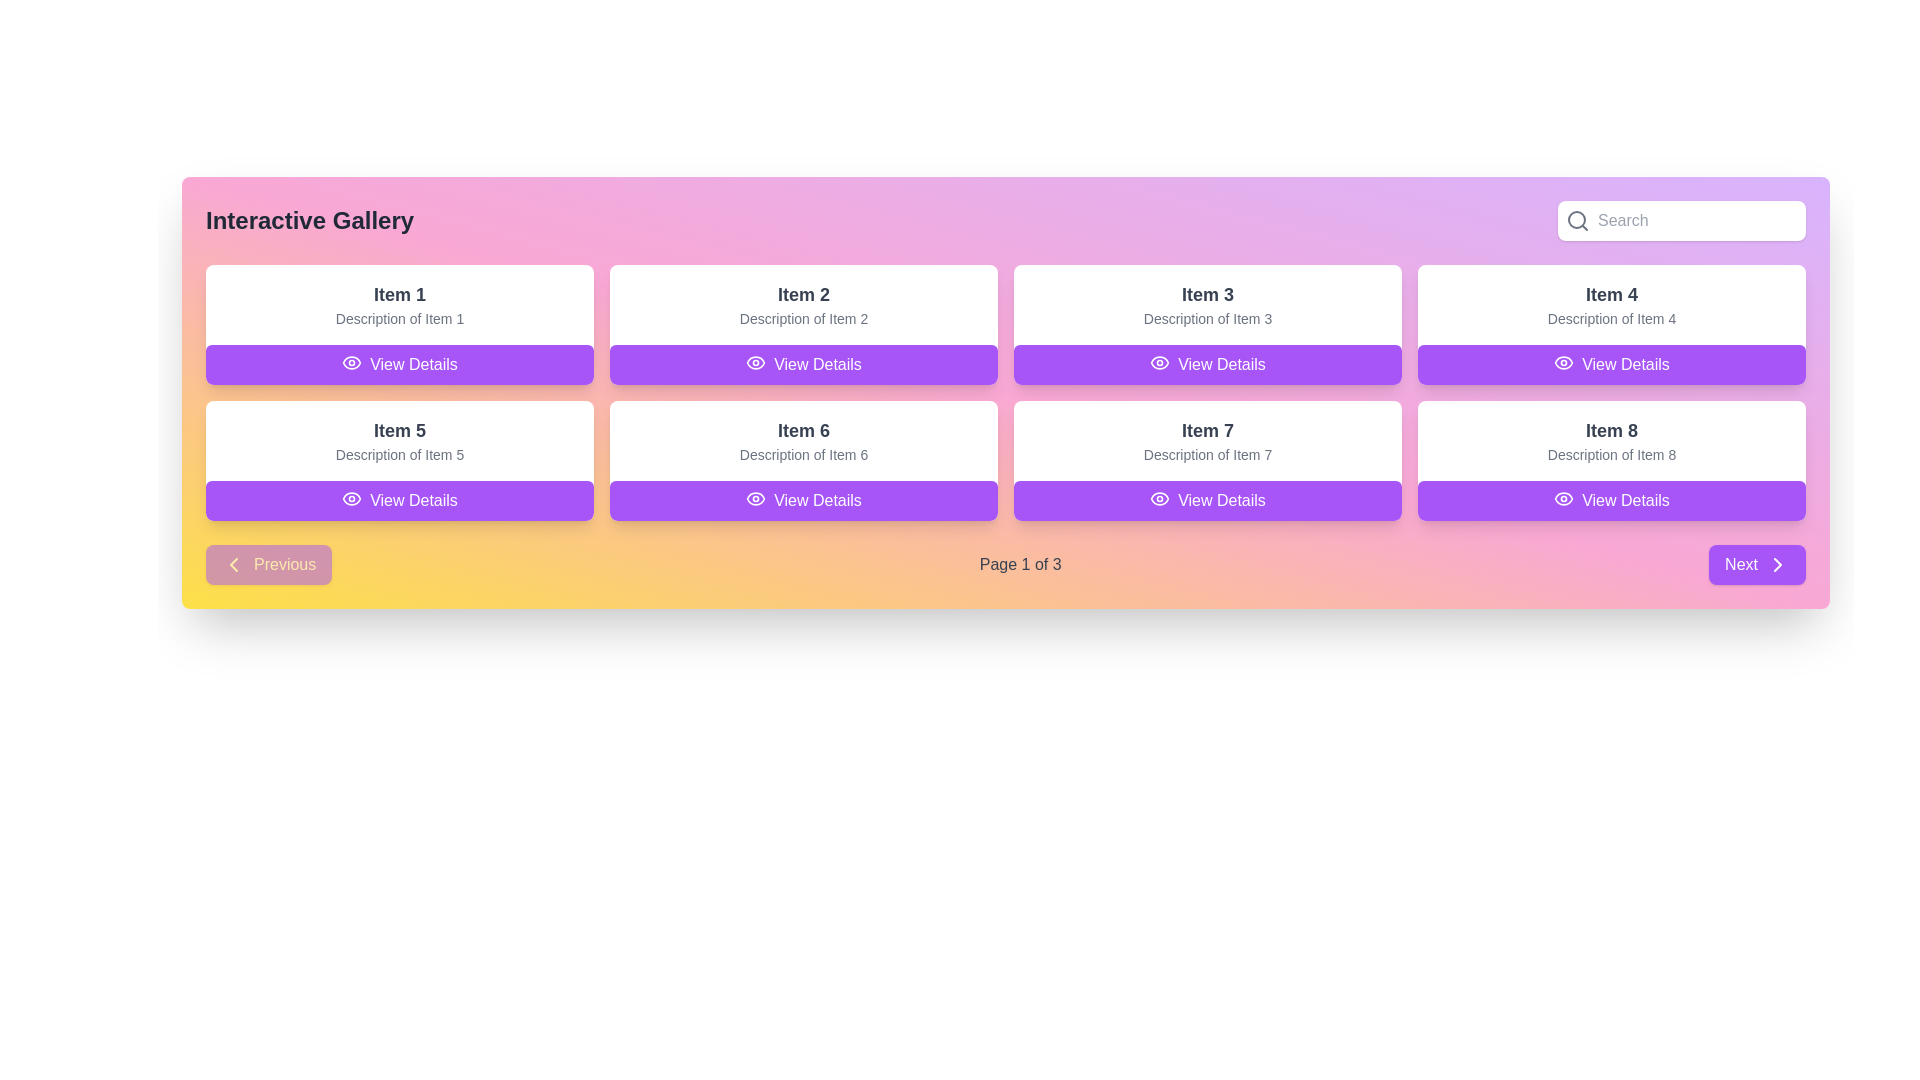 This screenshot has width=1920, height=1080. Describe the element at coordinates (399, 439) in the screenshot. I see `the content block displaying 'Item 5' and its description by moving the mouse to its center` at that location.